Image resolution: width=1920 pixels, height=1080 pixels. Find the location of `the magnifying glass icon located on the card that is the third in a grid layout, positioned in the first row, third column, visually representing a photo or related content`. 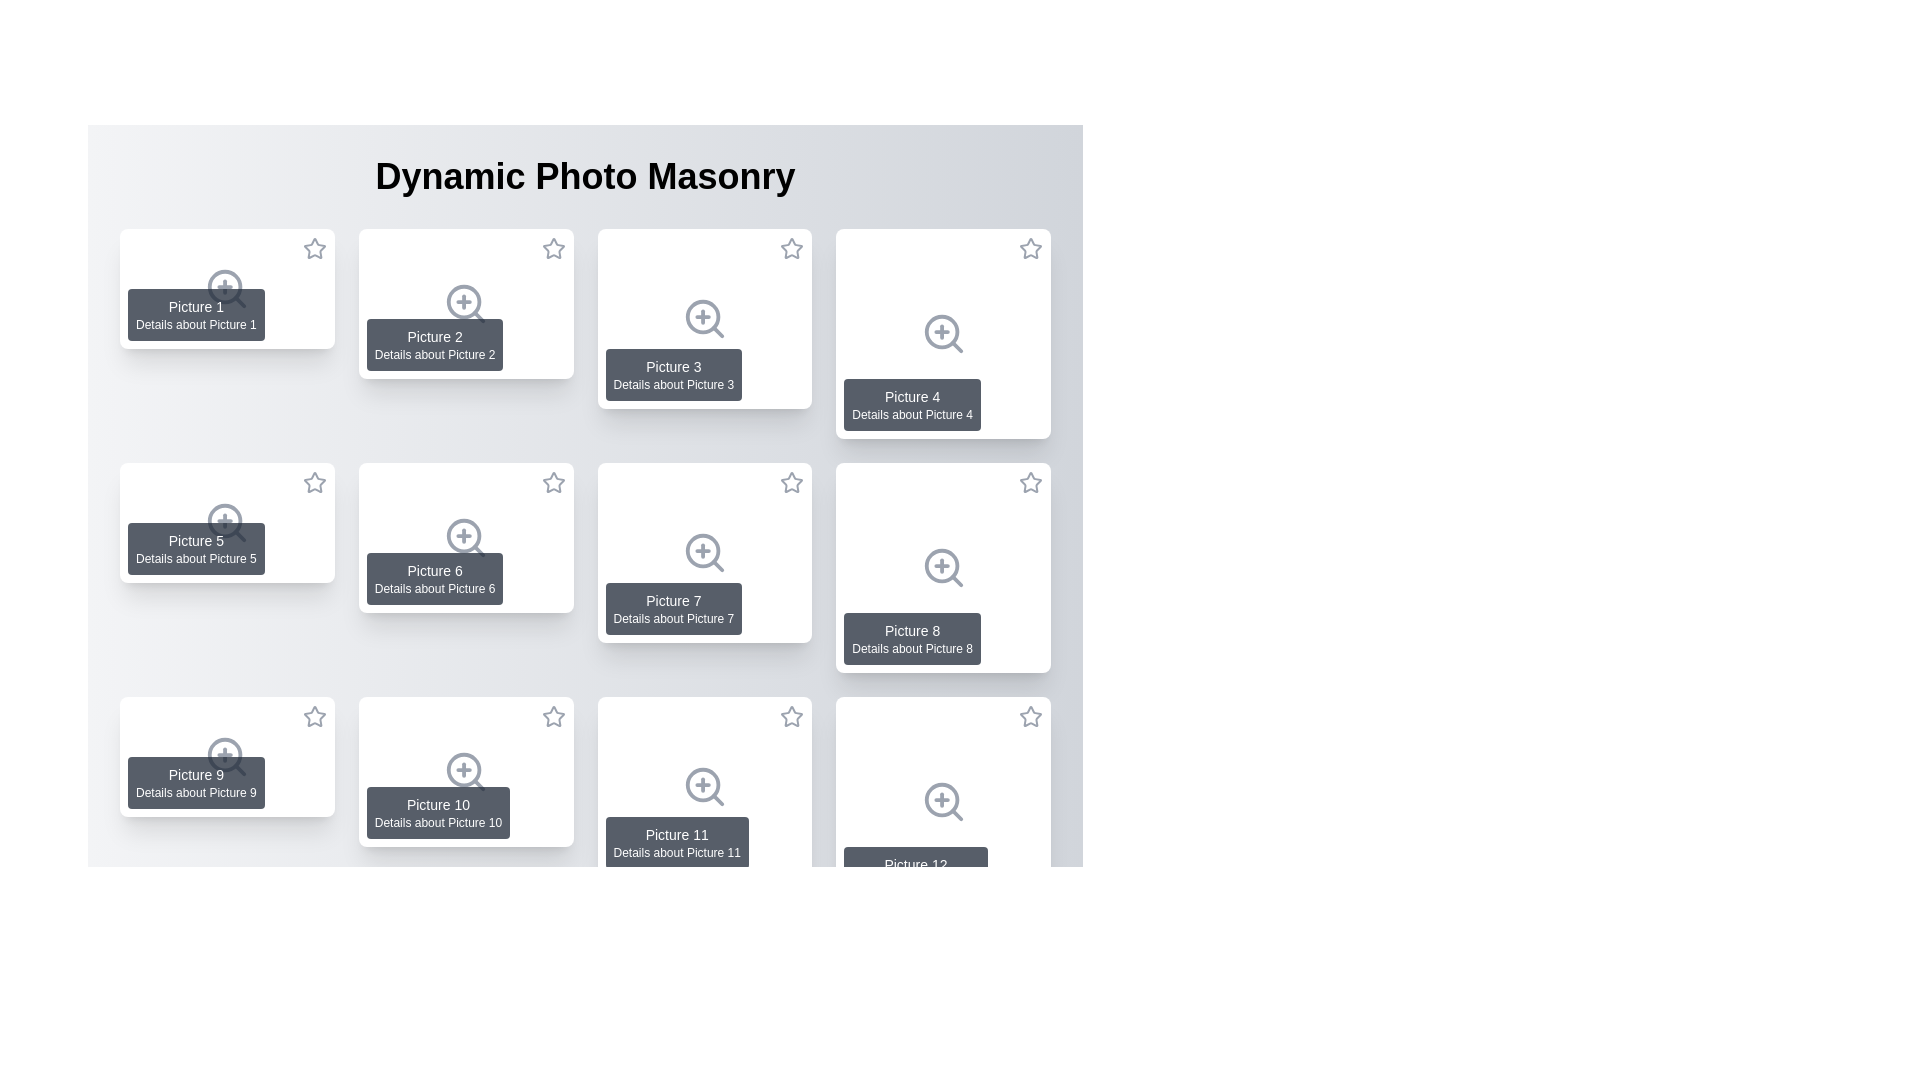

the magnifying glass icon located on the card that is the third in a grid layout, positioned in the first row, third column, visually representing a photo or related content is located at coordinates (704, 318).